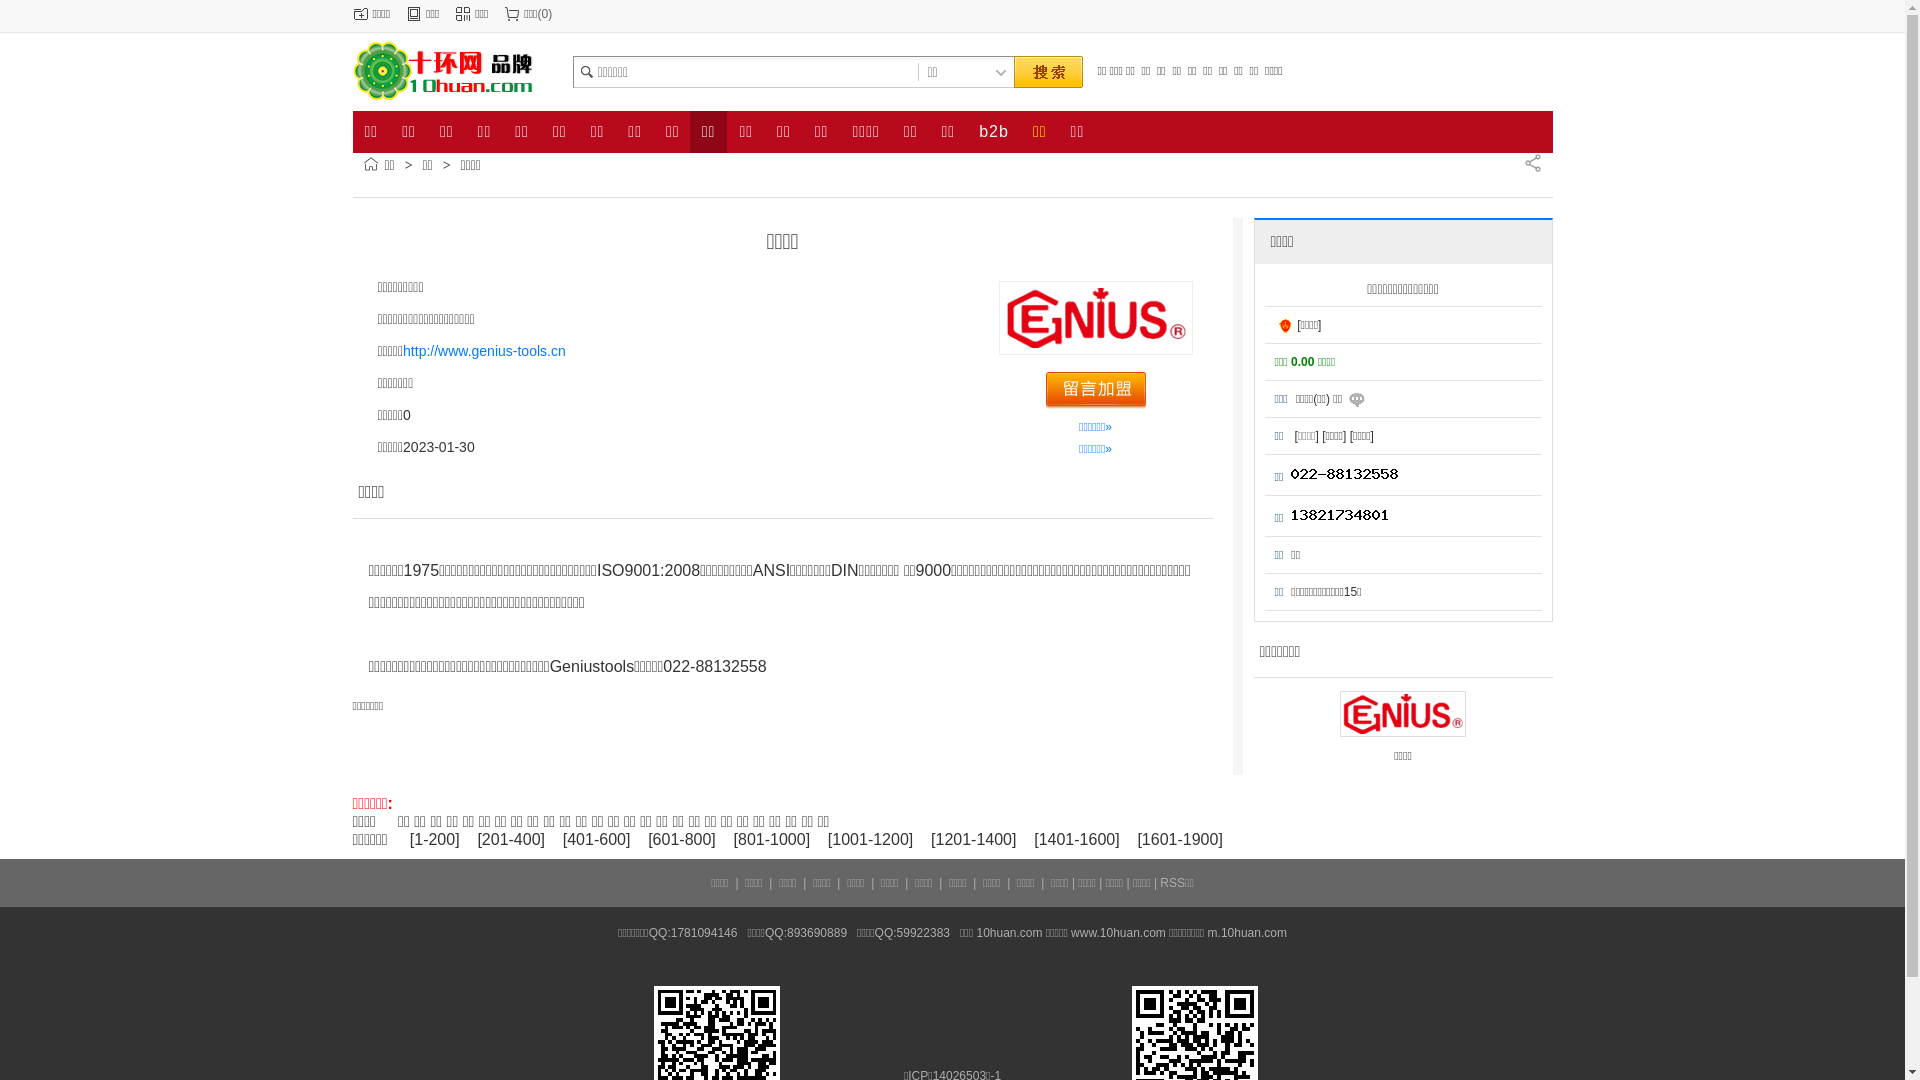  I want to click on '1-200', so click(433, 839).